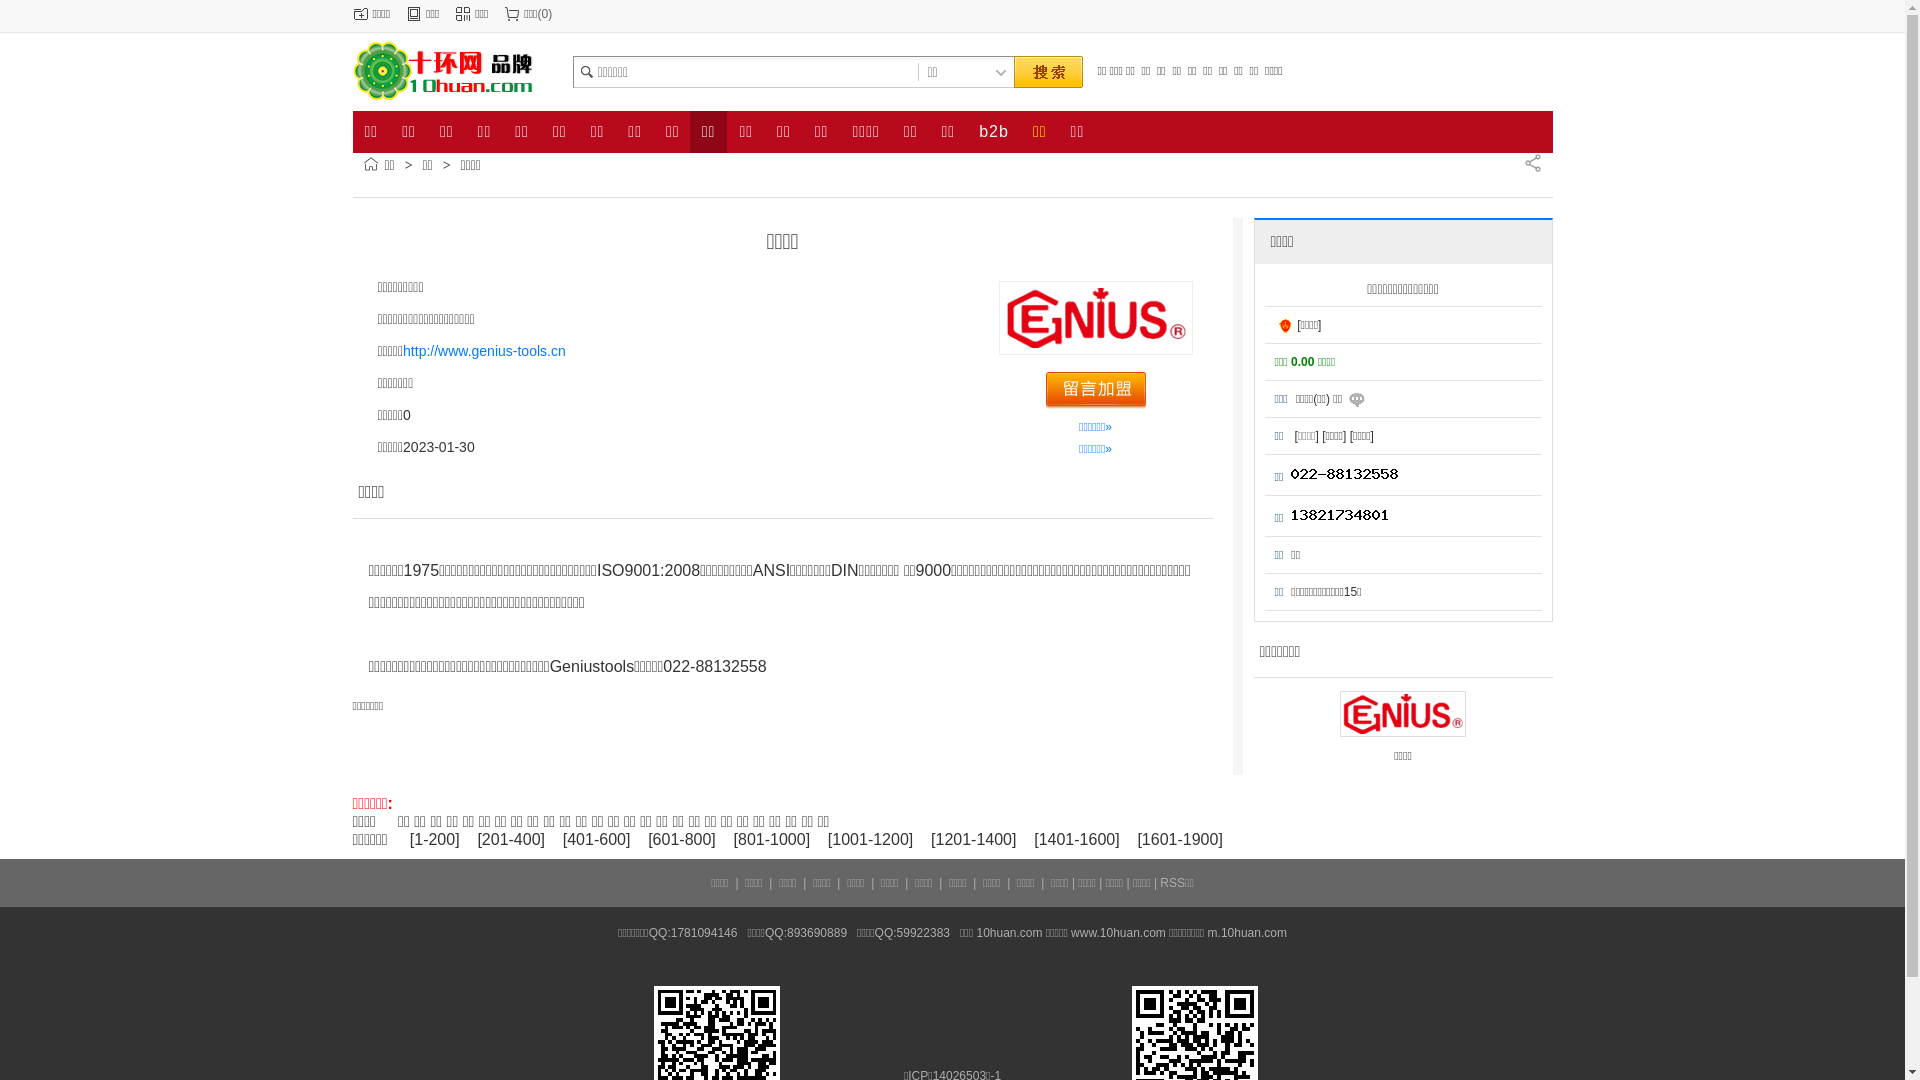  I want to click on '1-200', so click(433, 839).